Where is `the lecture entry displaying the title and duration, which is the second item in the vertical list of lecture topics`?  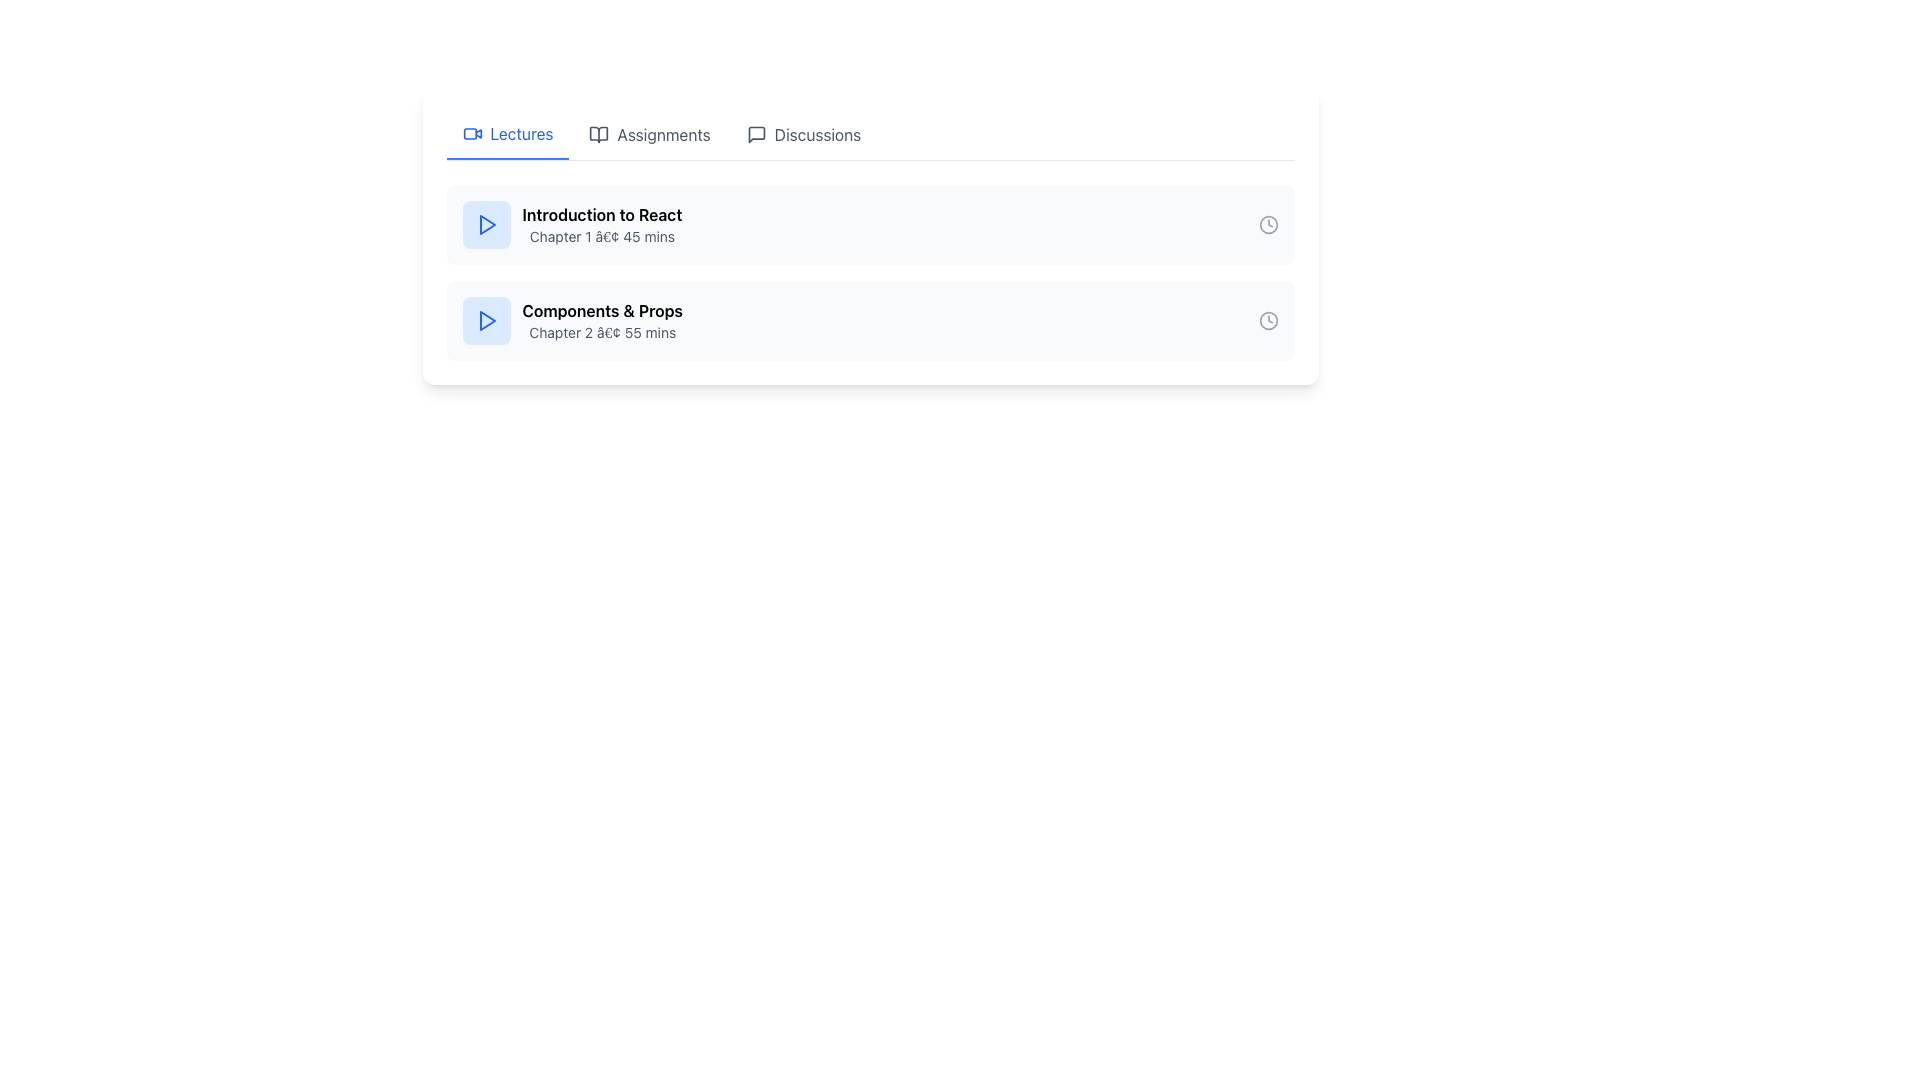
the lecture entry displaying the title and duration, which is the second item in the vertical list of lecture topics is located at coordinates (601, 319).